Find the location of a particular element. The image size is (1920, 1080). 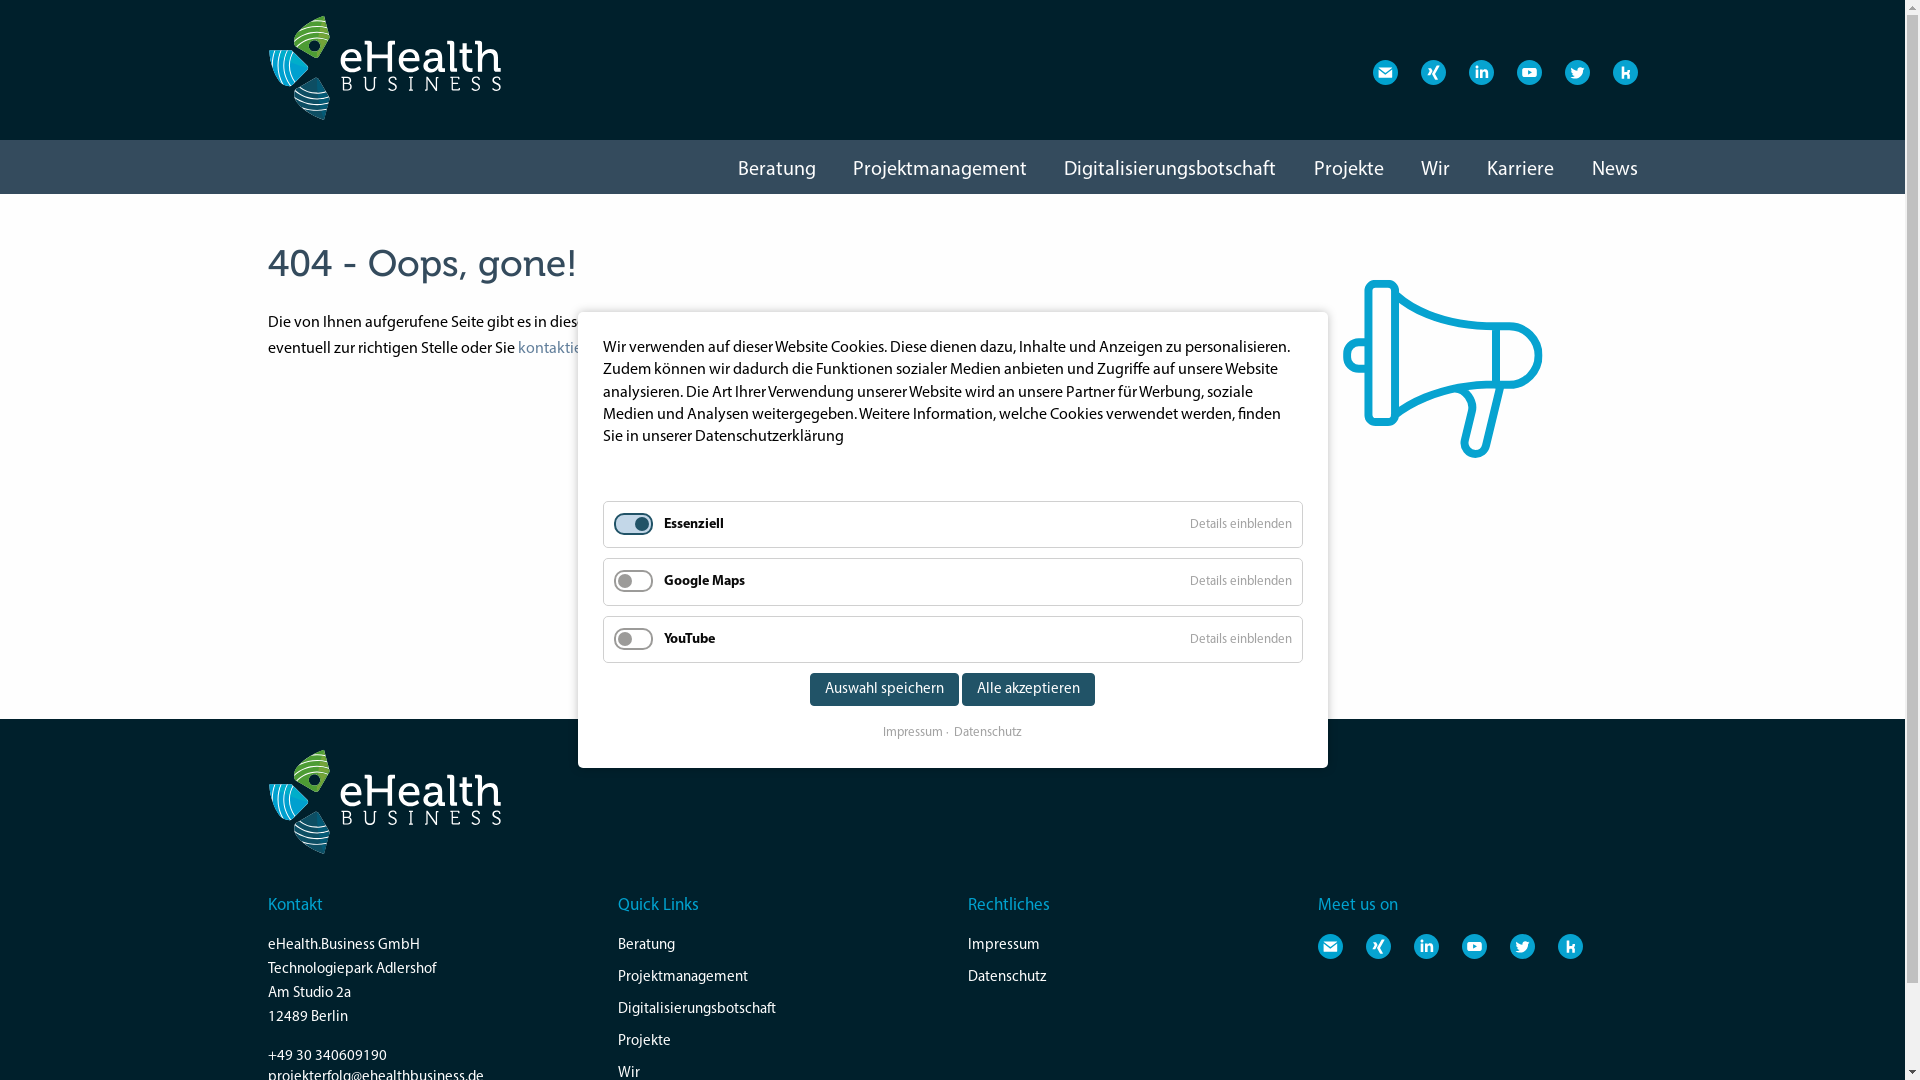

'Auswahl speichern' is located at coordinates (883, 688).